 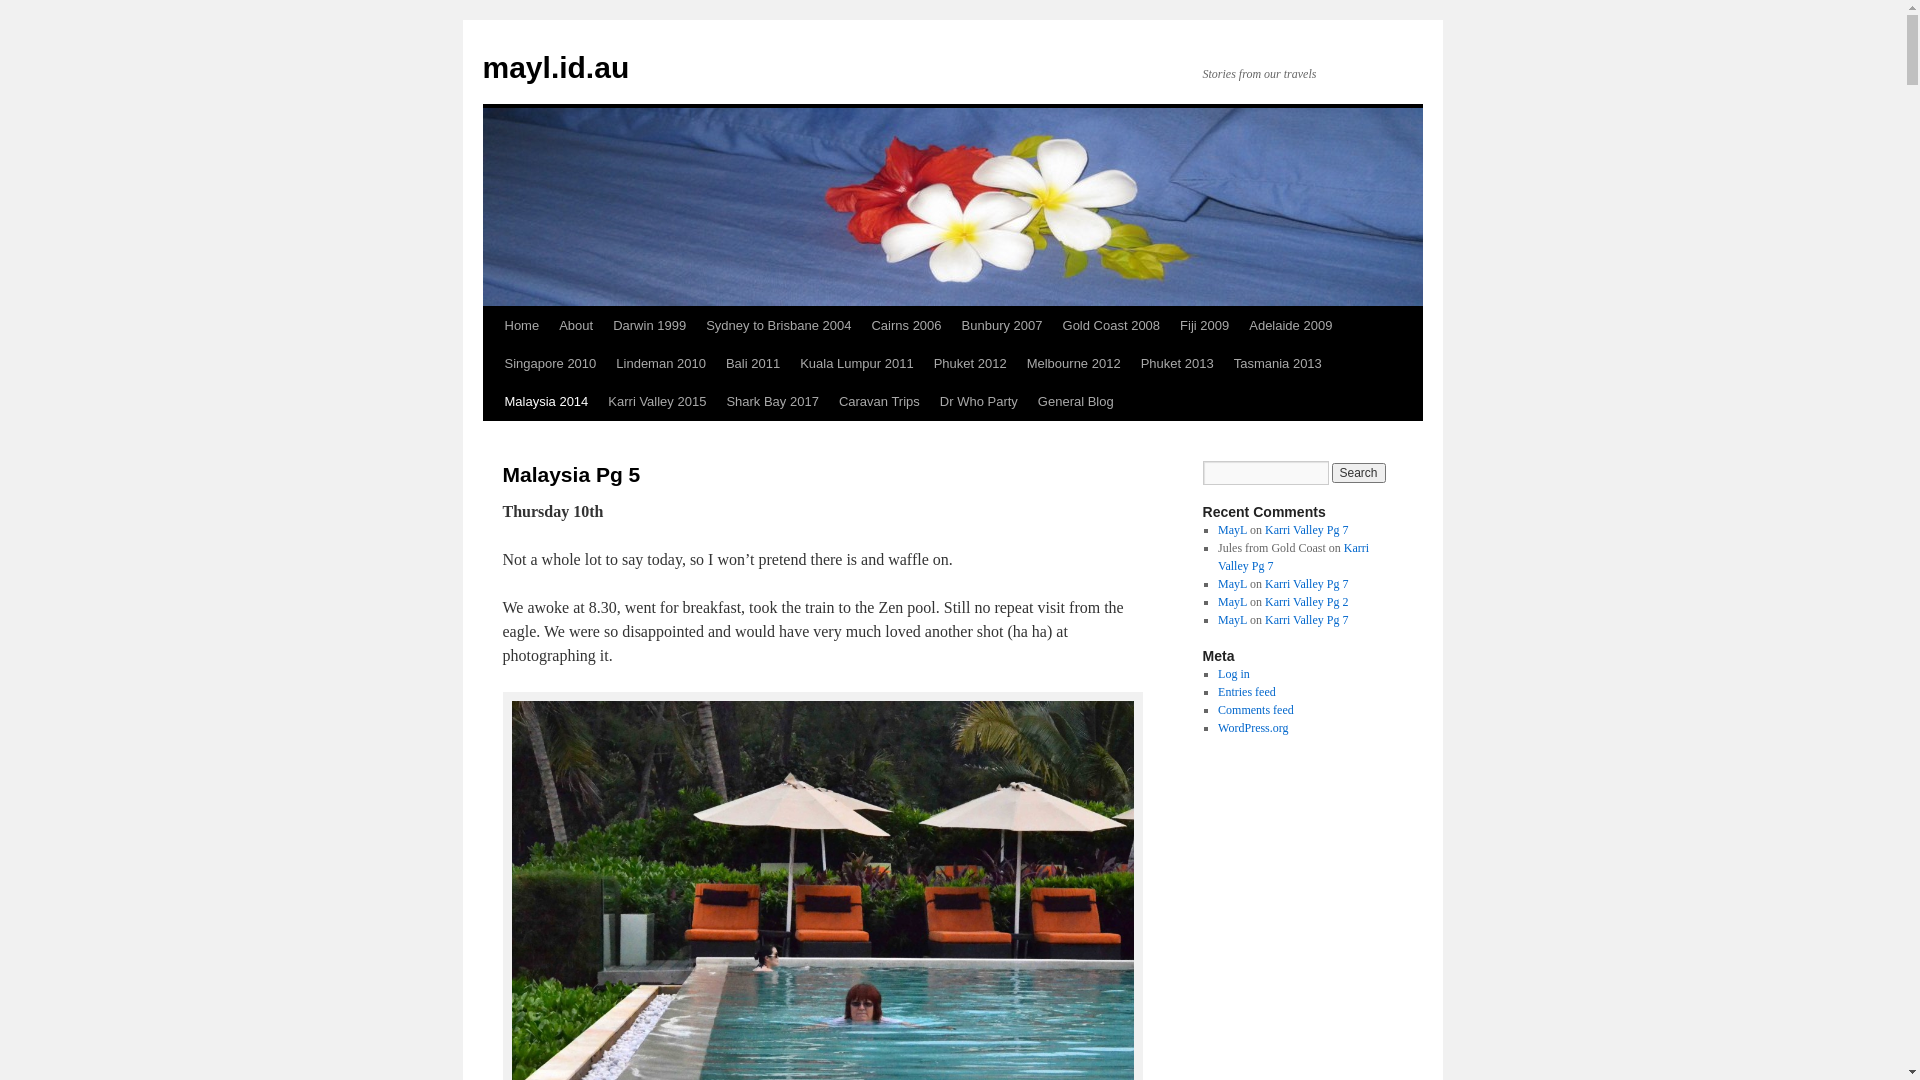 I want to click on 'Singapore 2010', so click(x=494, y=363).